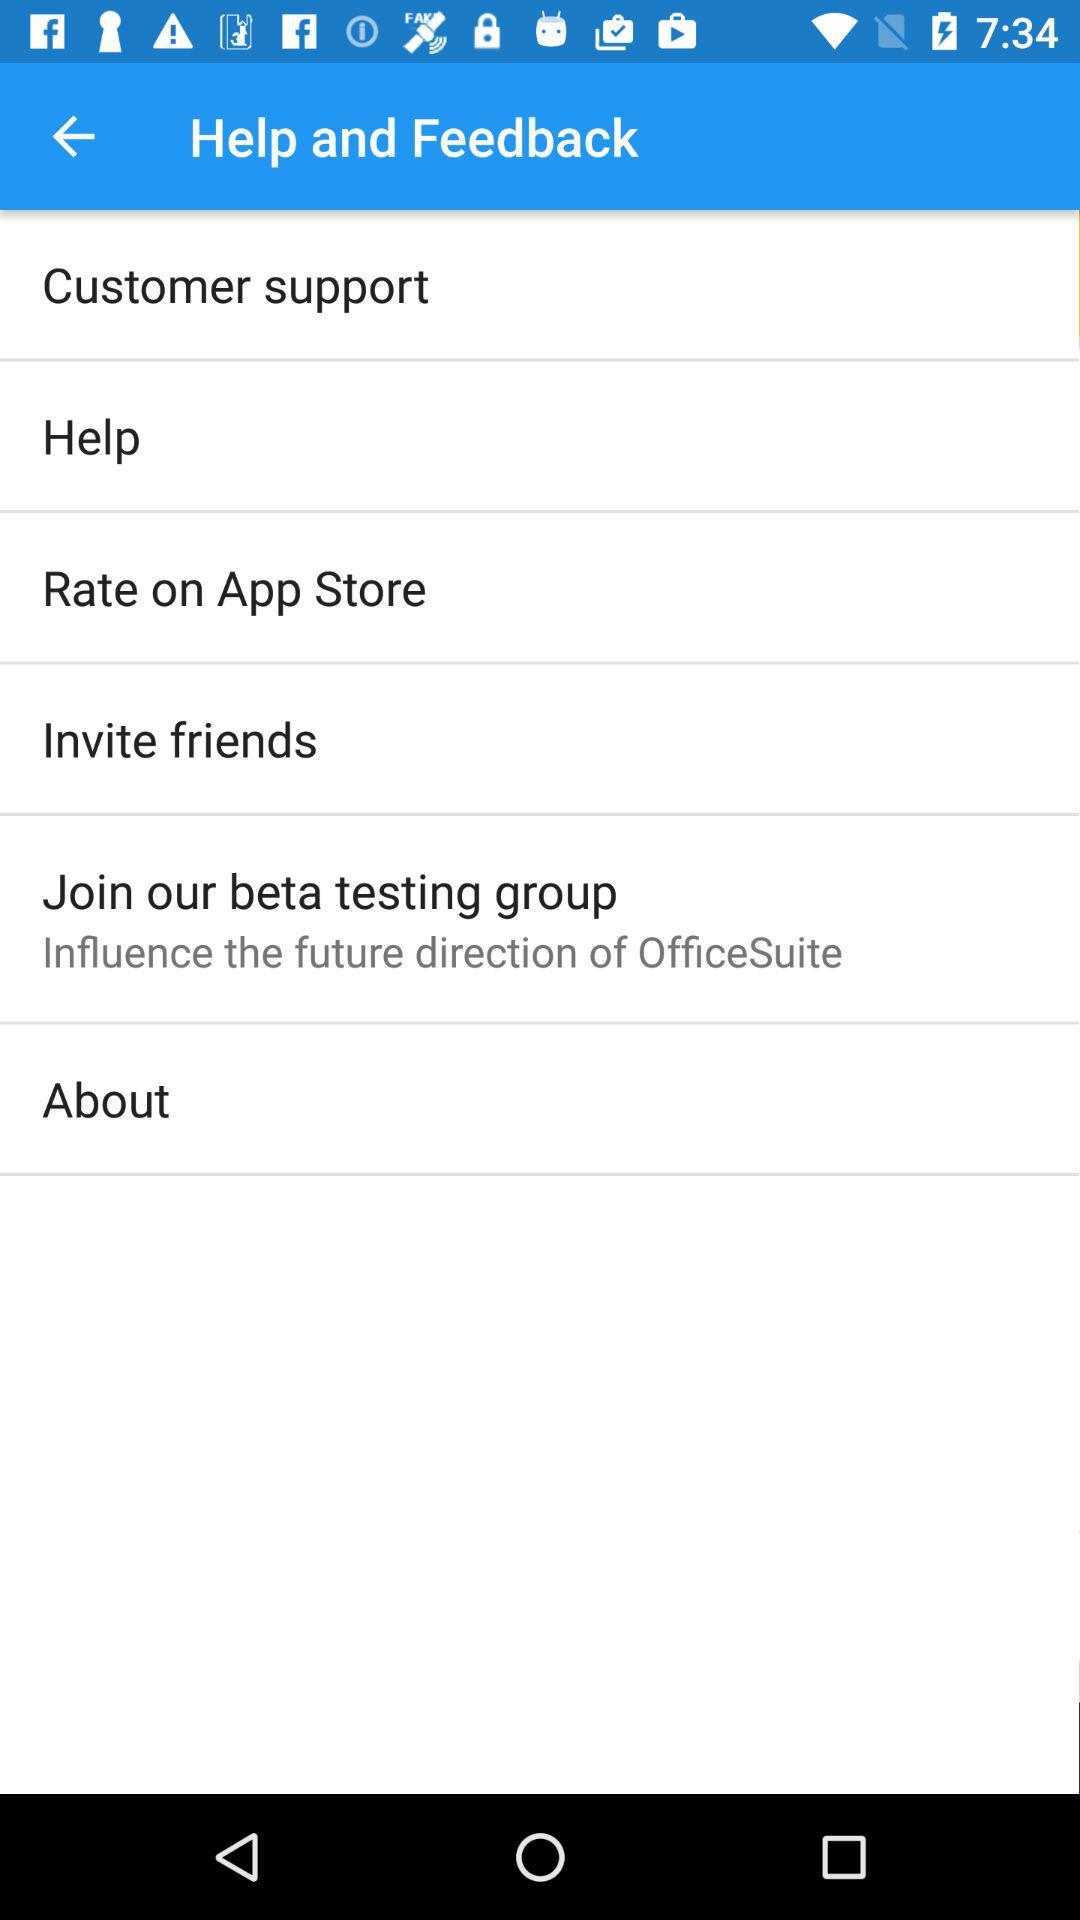 The width and height of the screenshot is (1080, 1920). Describe the element at coordinates (72, 135) in the screenshot. I see `the app to the left of help and feedback icon` at that location.